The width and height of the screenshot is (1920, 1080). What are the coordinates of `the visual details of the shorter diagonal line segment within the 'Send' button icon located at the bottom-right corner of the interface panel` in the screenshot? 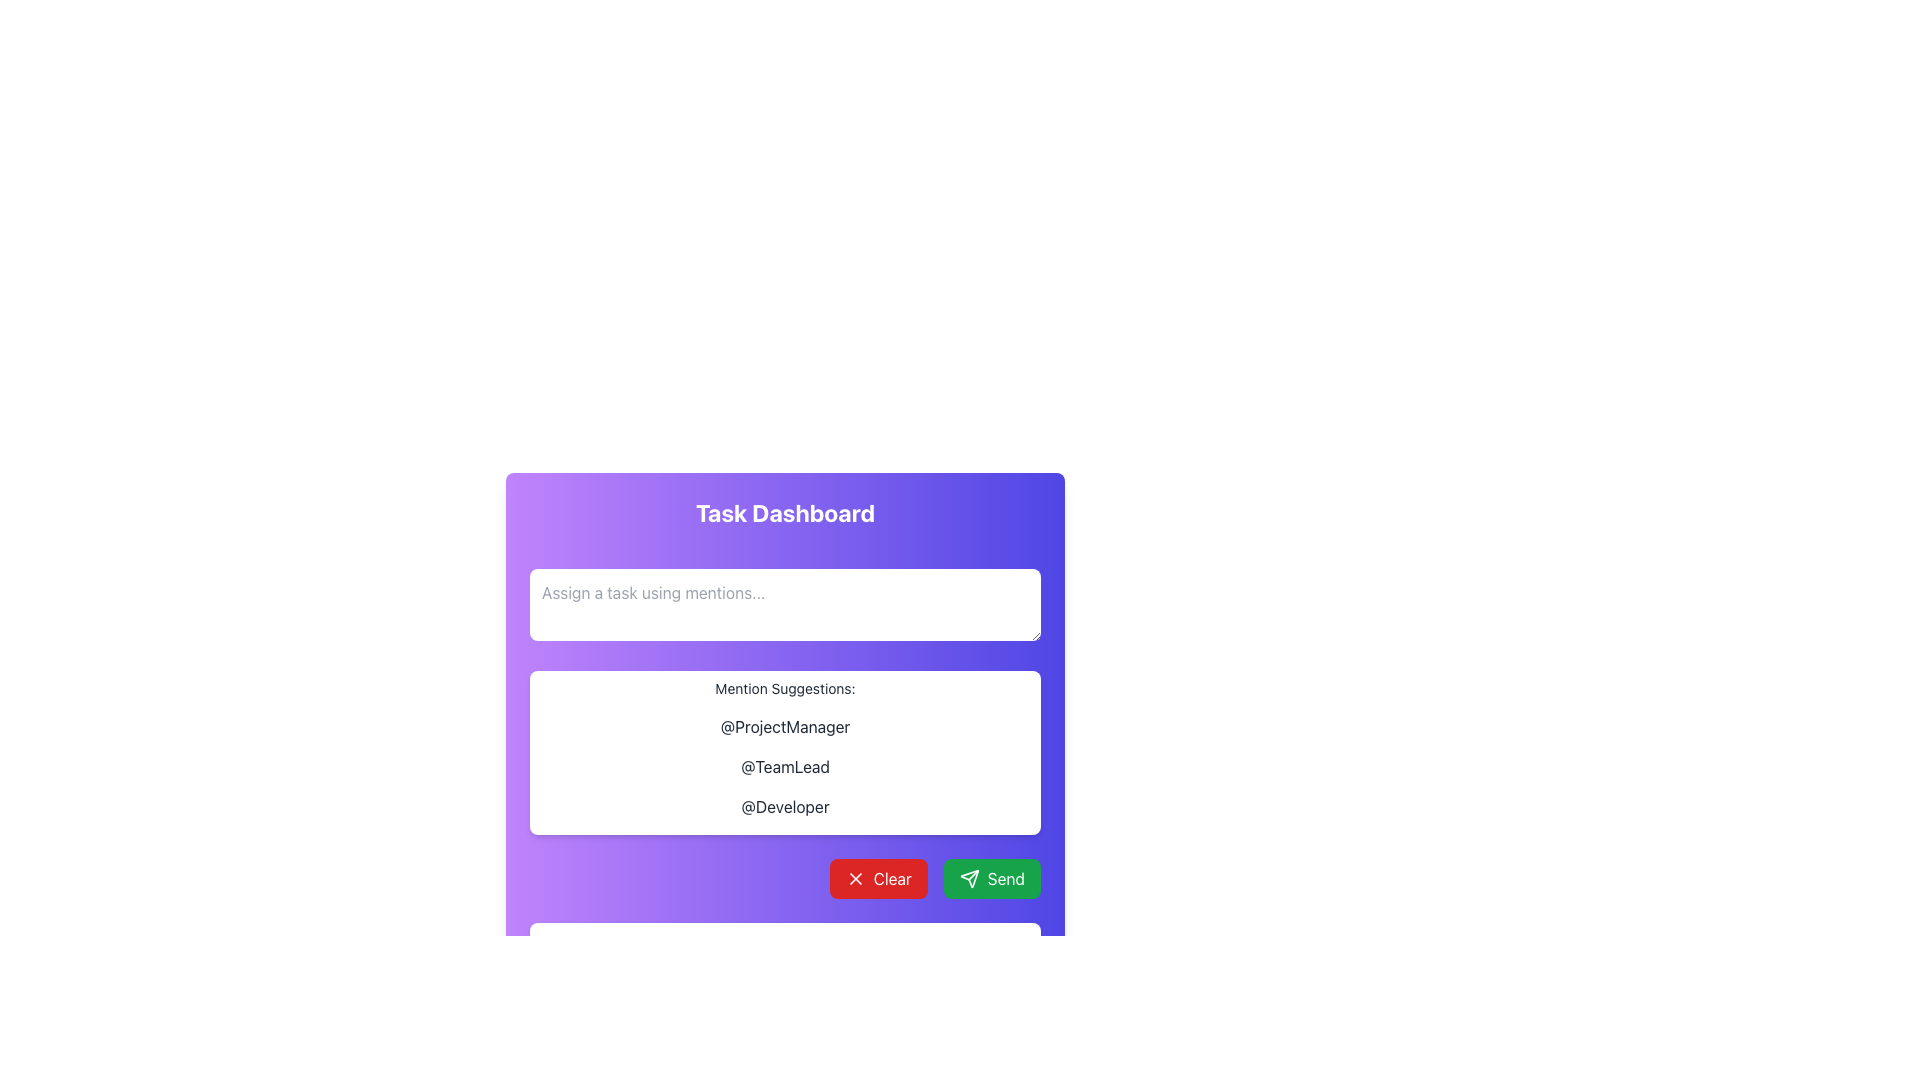 It's located at (973, 874).